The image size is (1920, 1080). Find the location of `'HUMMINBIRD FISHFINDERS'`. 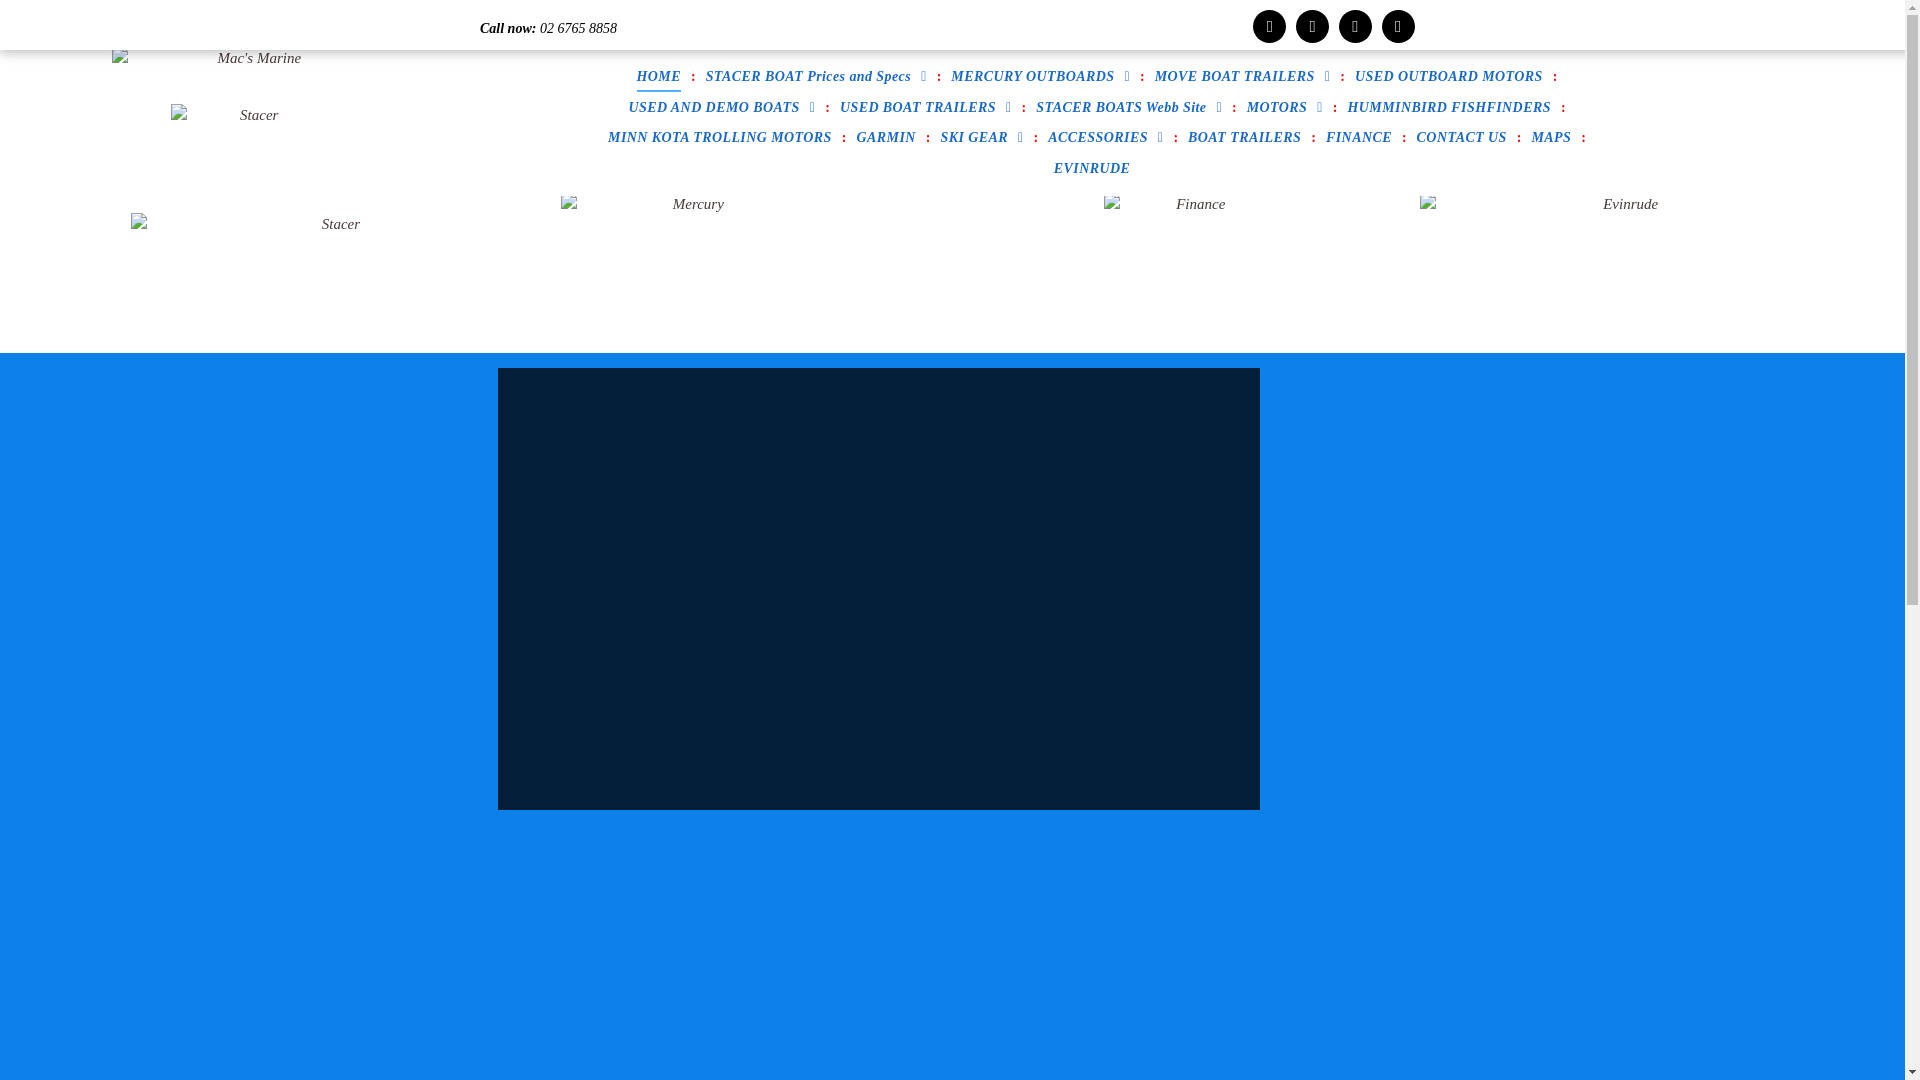

'HUMMINBIRD FISHFINDERS' is located at coordinates (1449, 107).